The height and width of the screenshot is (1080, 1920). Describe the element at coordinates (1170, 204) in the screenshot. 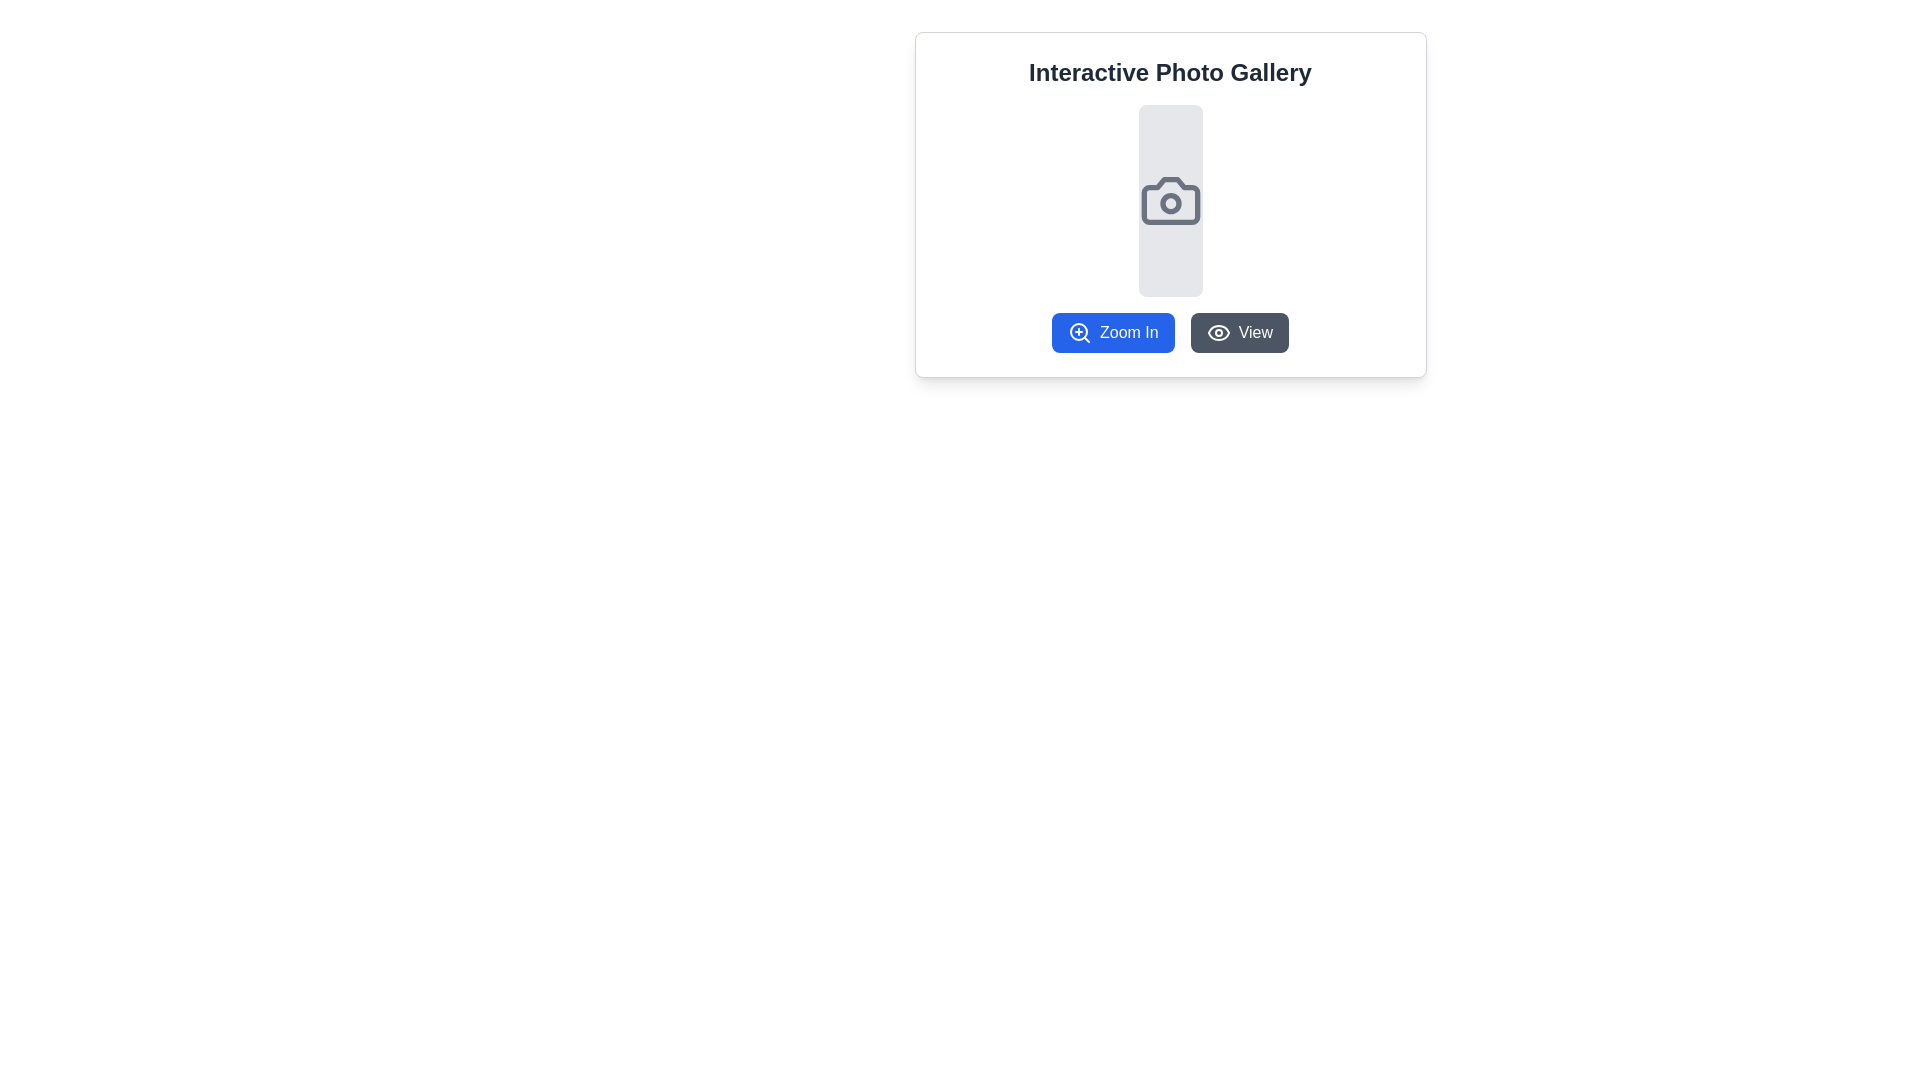

I see `the 'View' button located at the bottom of the Interactive Content Panel titled 'Interactive Photo Gallery'` at that location.